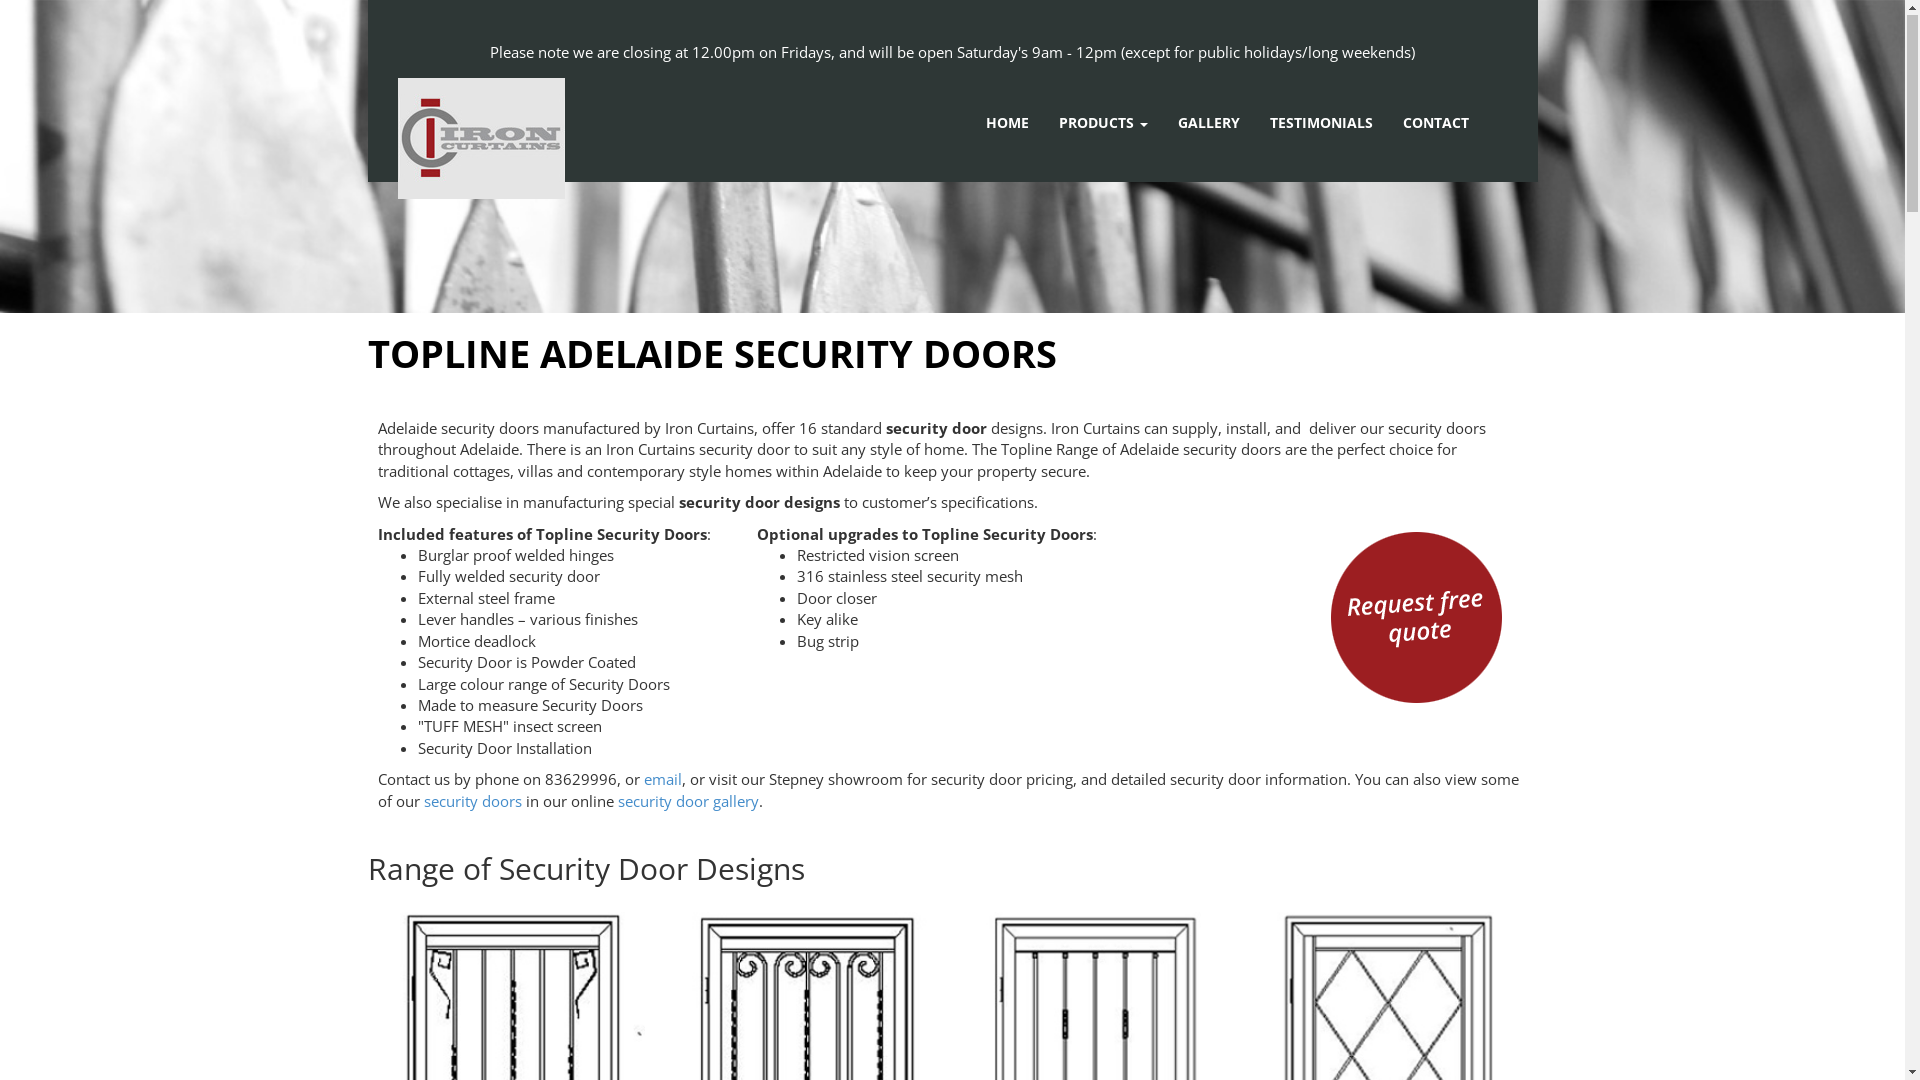  What do you see at coordinates (617, 801) in the screenshot?
I see `'security door gallery'` at bounding box center [617, 801].